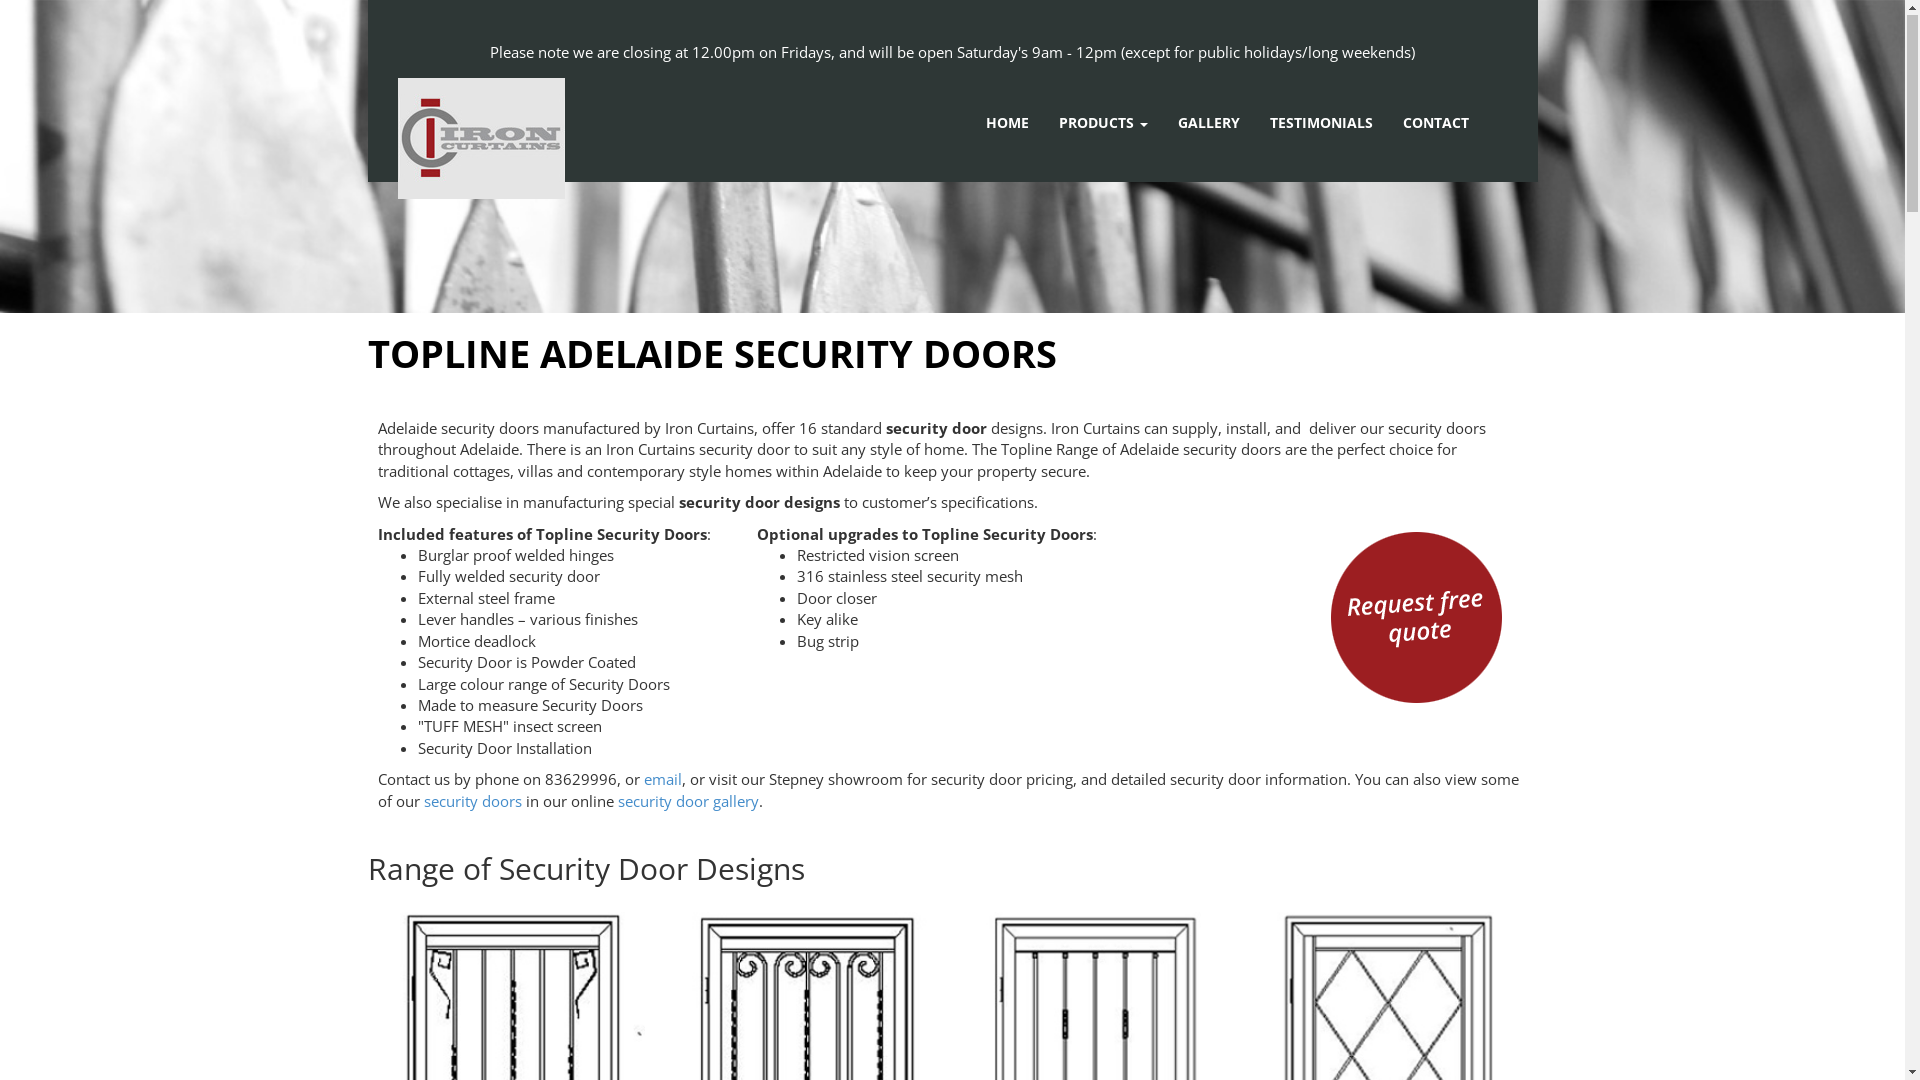  What do you see at coordinates (617, 801) in the screenshot?
I see `'security door gallery'` at bounding box center [617, 801].